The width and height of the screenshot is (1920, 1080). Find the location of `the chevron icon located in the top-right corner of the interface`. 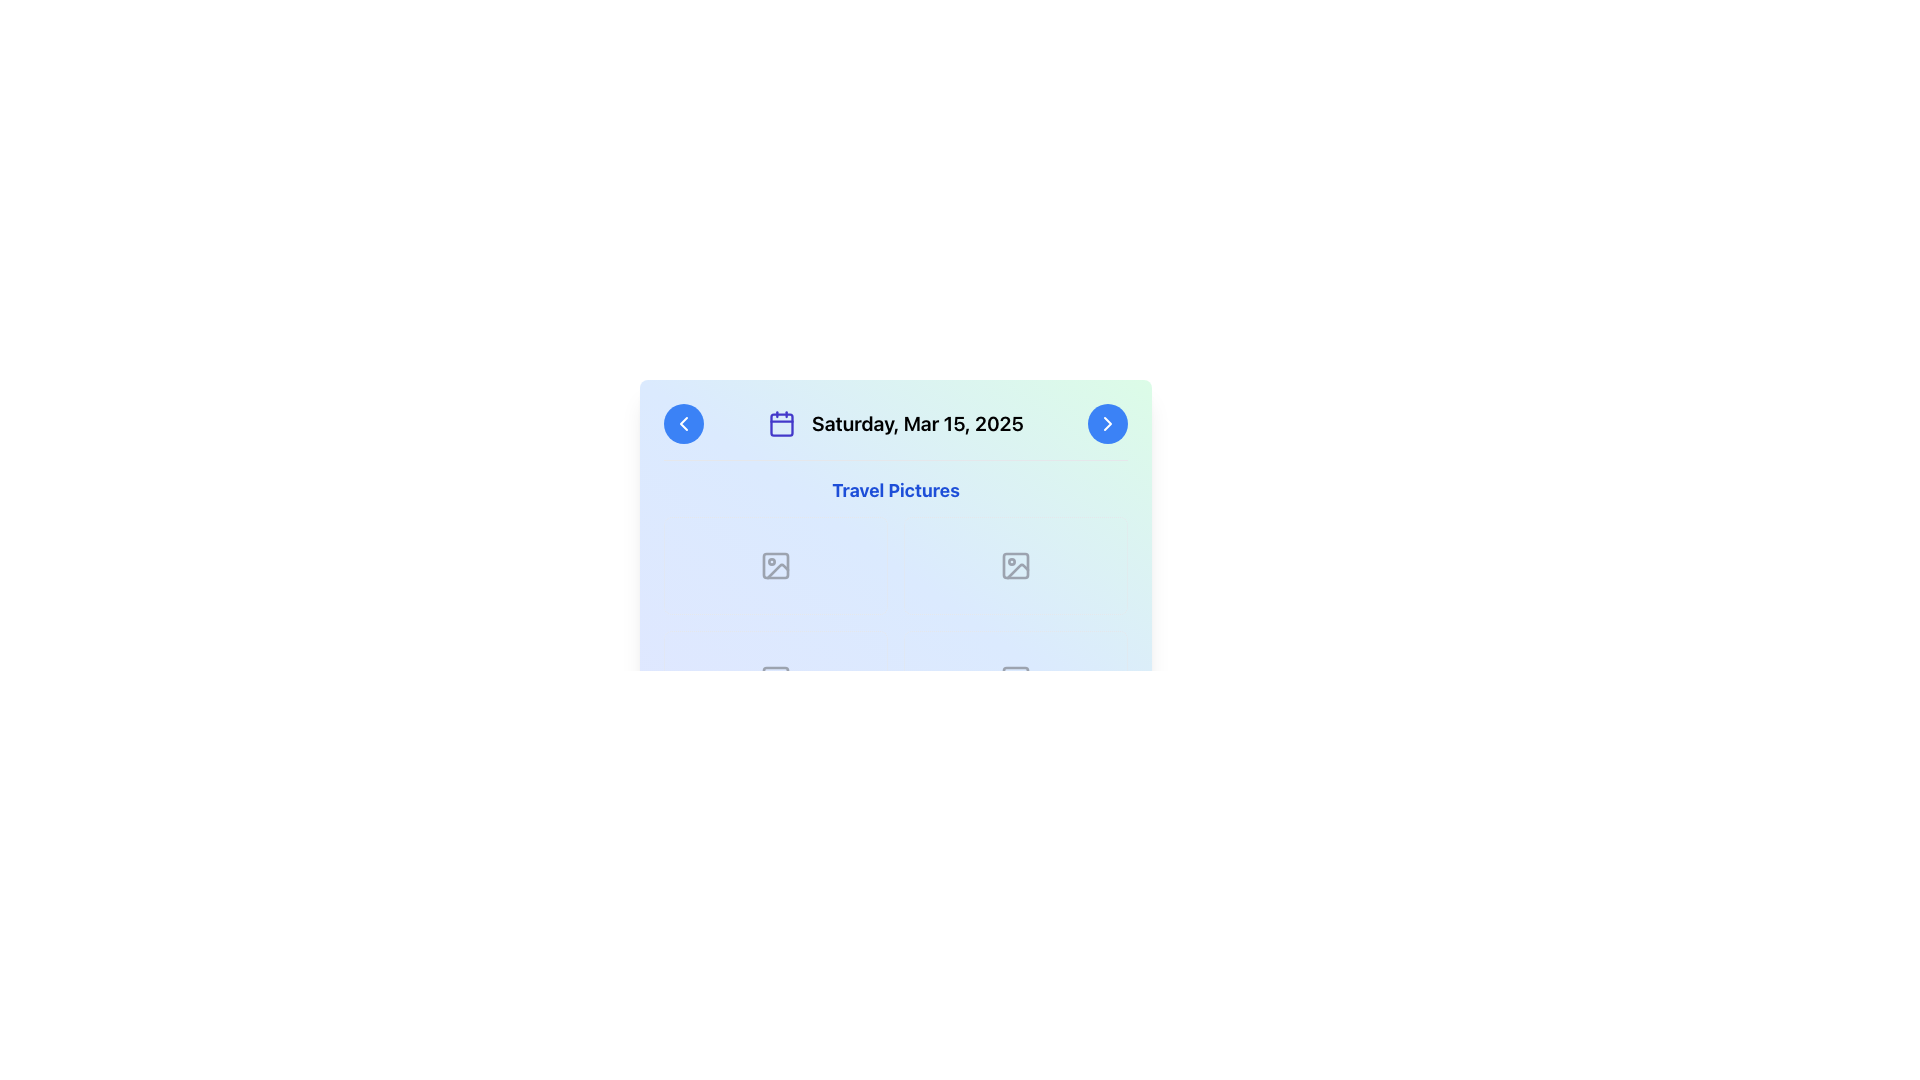

the chevron icon located in the top-right corner of the interface is located at coordinates (1107, 423).